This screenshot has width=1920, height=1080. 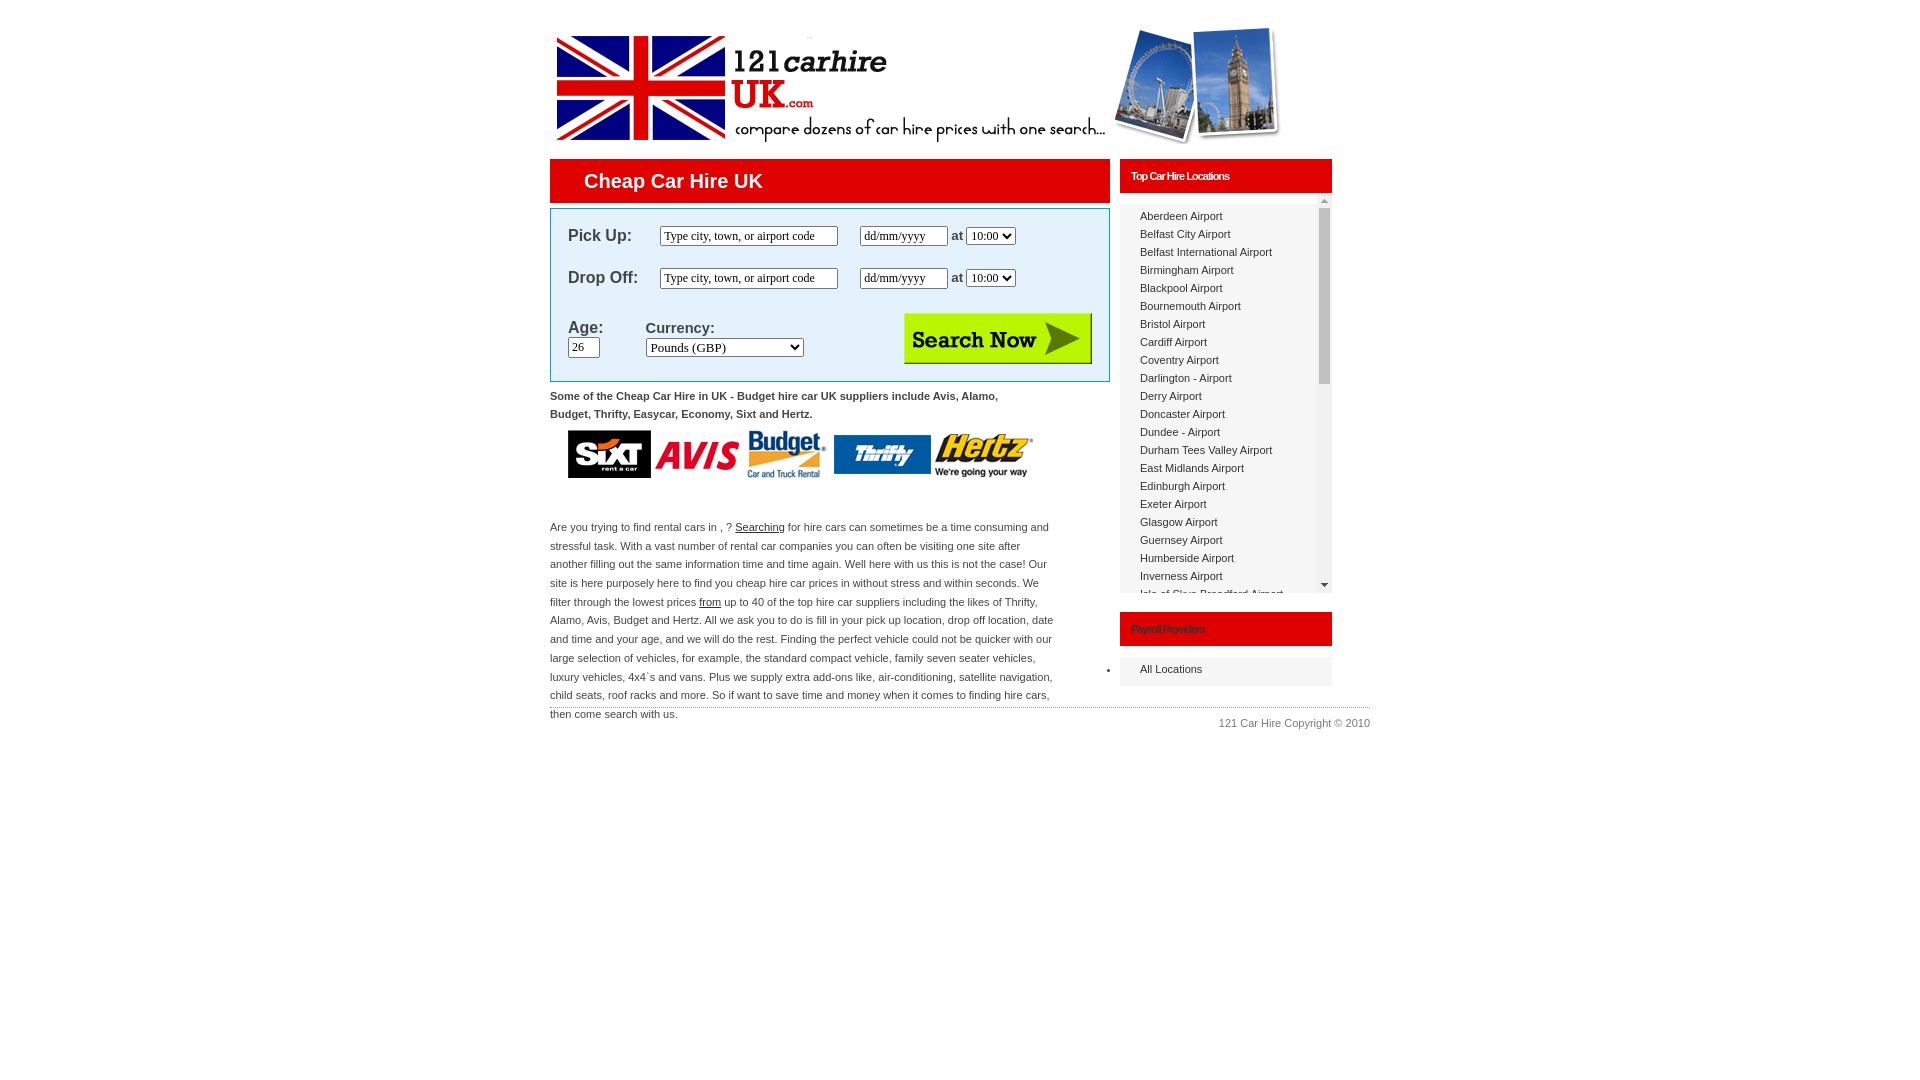 I want to click on 'London - Gatwick Airport', so click(x=1200, y=701).